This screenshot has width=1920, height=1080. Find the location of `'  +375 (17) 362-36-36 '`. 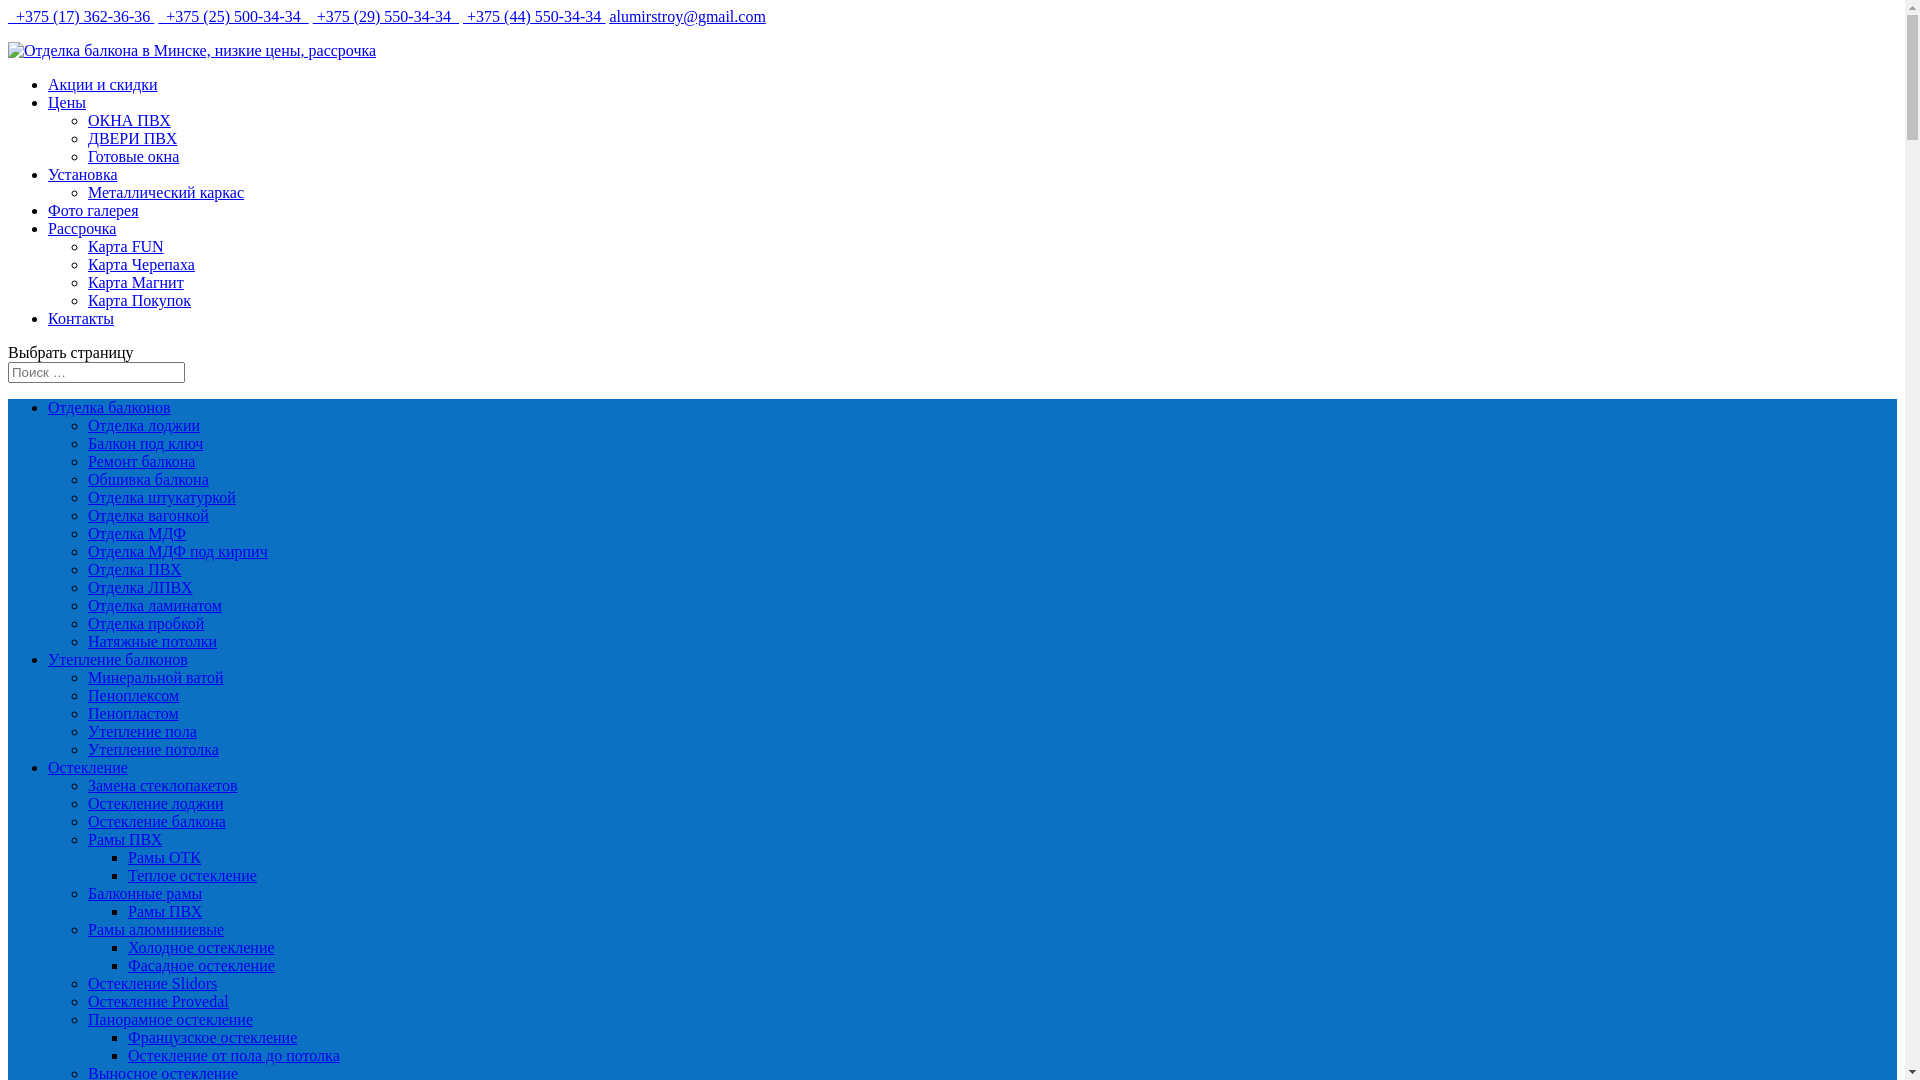

'  +375 (17) 362-36-36 ' is located at coordinates (8, 16).